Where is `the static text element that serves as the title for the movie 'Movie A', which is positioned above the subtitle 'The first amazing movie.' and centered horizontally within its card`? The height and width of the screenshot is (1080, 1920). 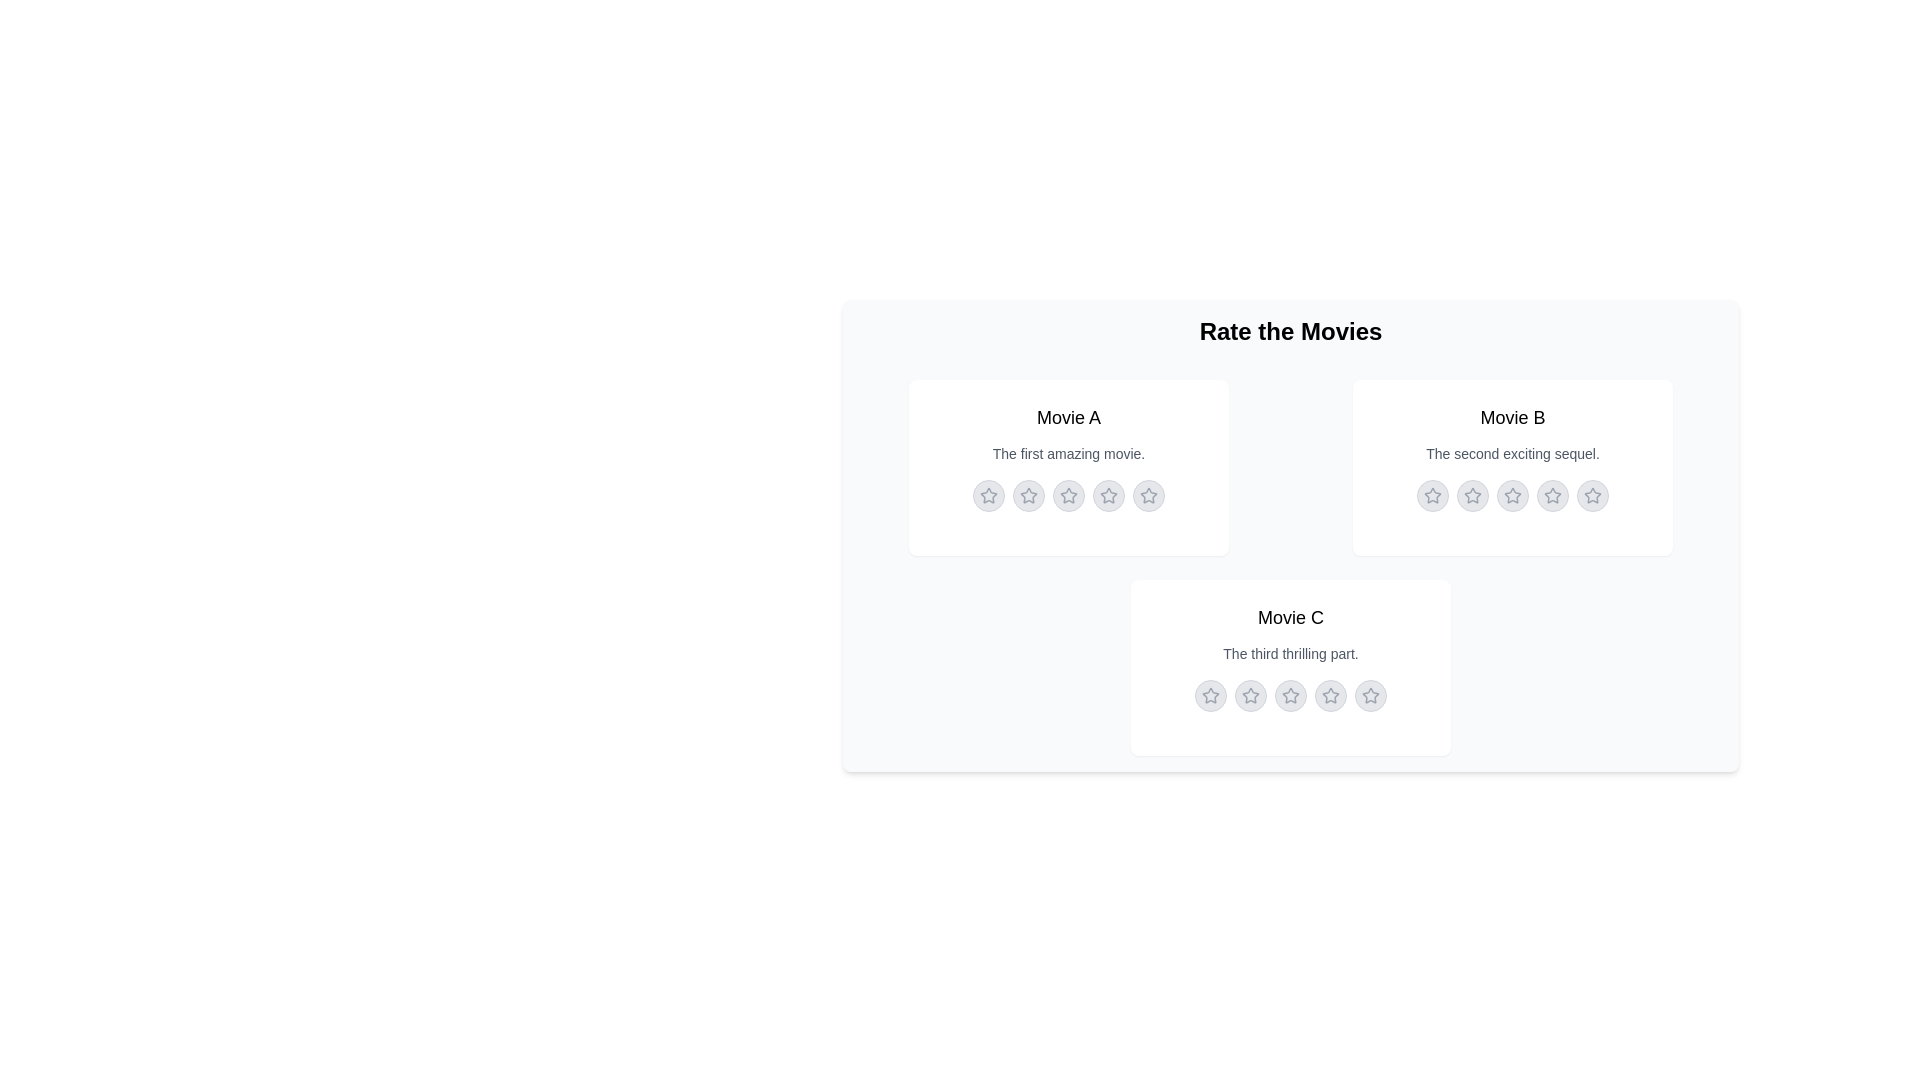
the static text element that serves as the title for the movie 'Movie A', which is positioned above the subtitle 'The first amazing movie.' and centered horizontally within its card is located at coordinates (1068, 416).